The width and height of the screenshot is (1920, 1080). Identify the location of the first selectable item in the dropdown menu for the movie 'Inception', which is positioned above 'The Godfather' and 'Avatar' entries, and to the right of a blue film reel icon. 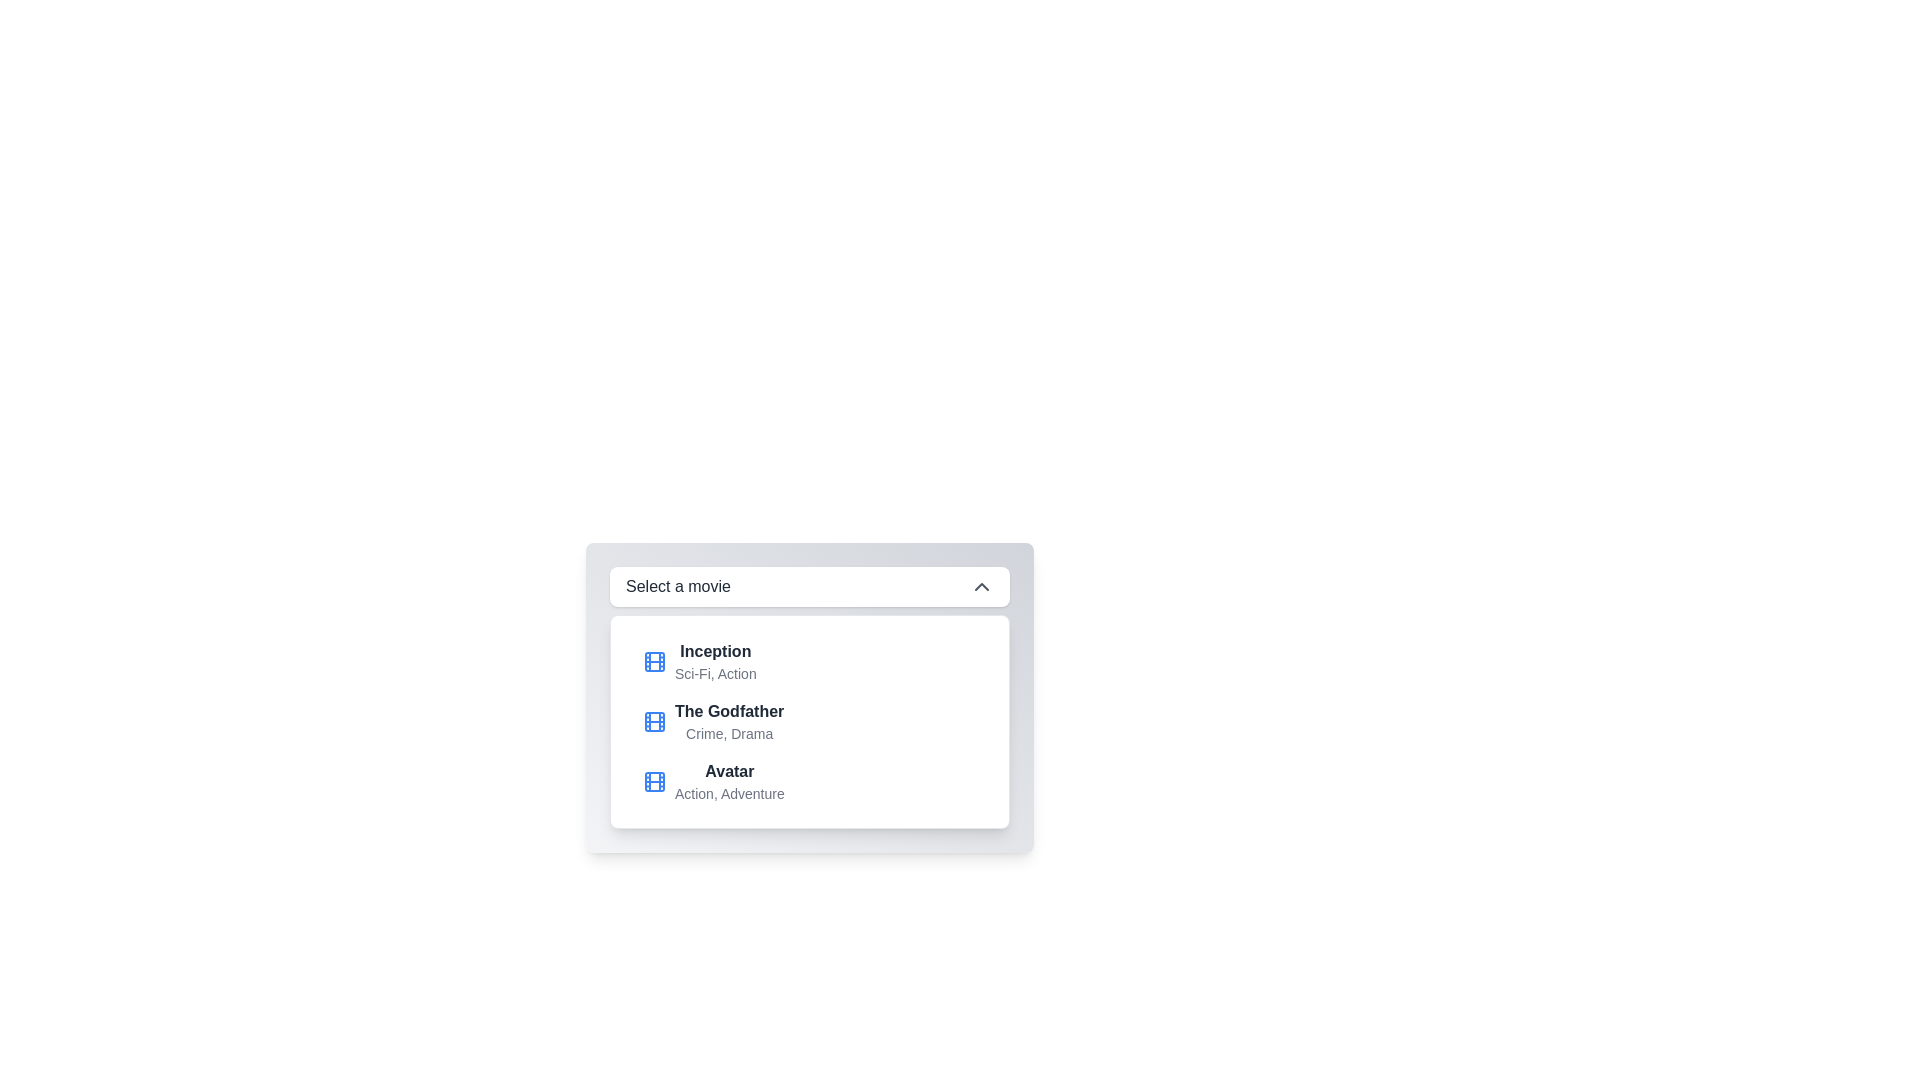
(715, 662).